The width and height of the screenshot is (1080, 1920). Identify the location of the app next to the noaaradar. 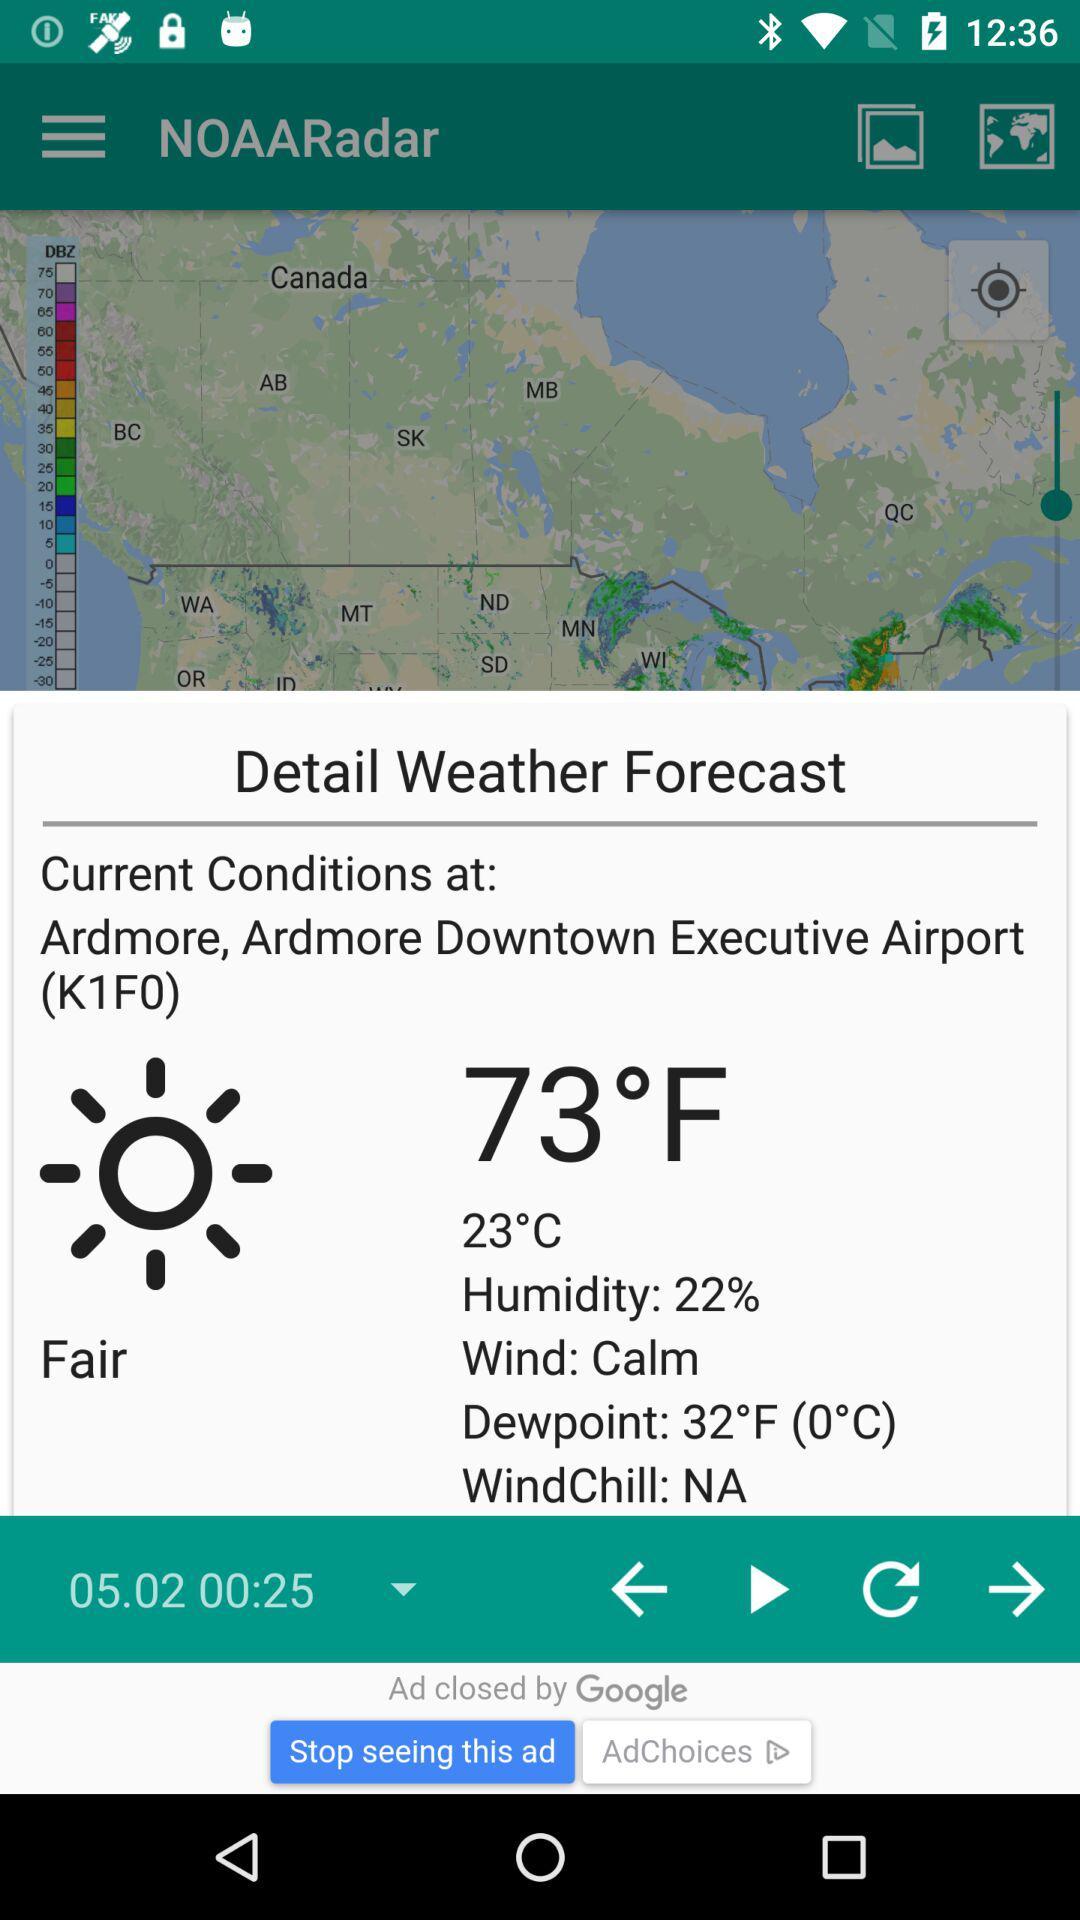
(72, 135).